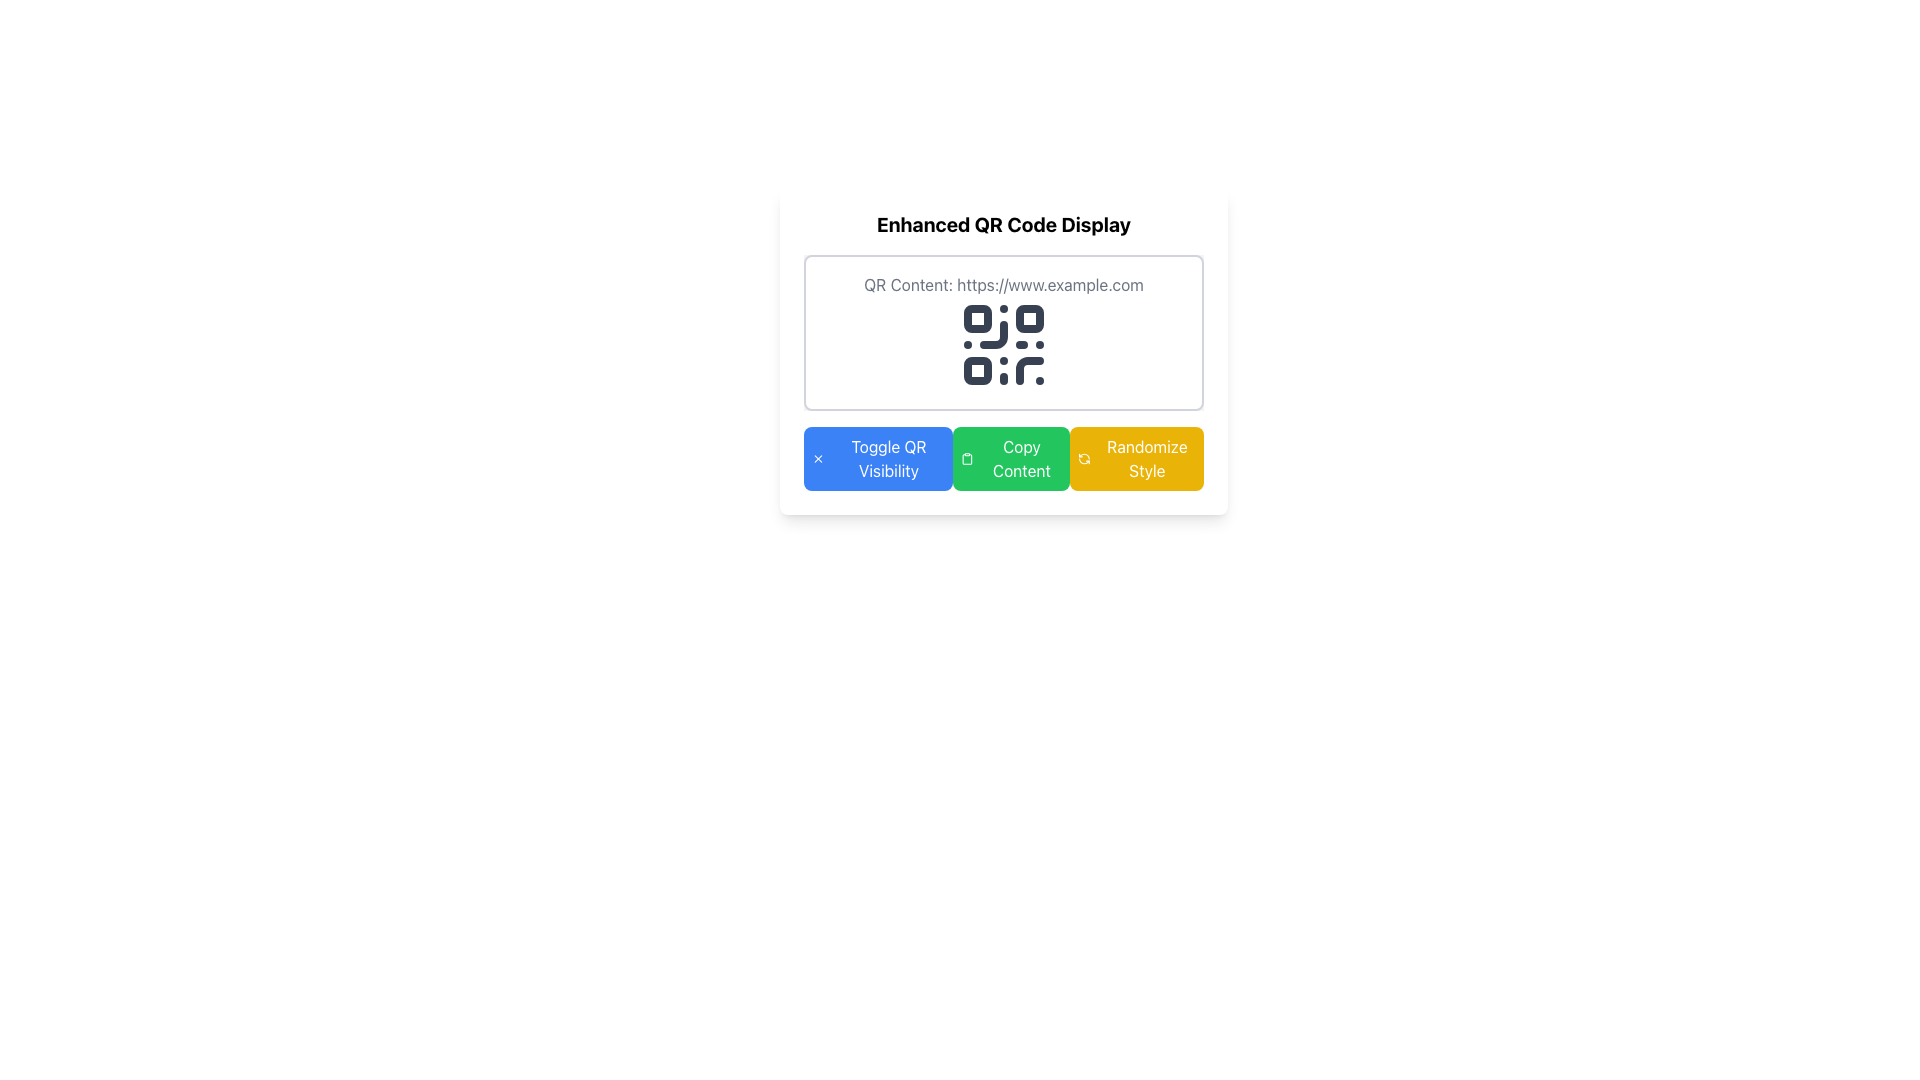 This screenshot has width=1920, height=1080. What do you see at coordinates (1003, 343) in the screenshot?
I see `visual layout of the QR Code element located below the text 'QR Content: https://www.example.com'` at bounding box center [1003, 343].